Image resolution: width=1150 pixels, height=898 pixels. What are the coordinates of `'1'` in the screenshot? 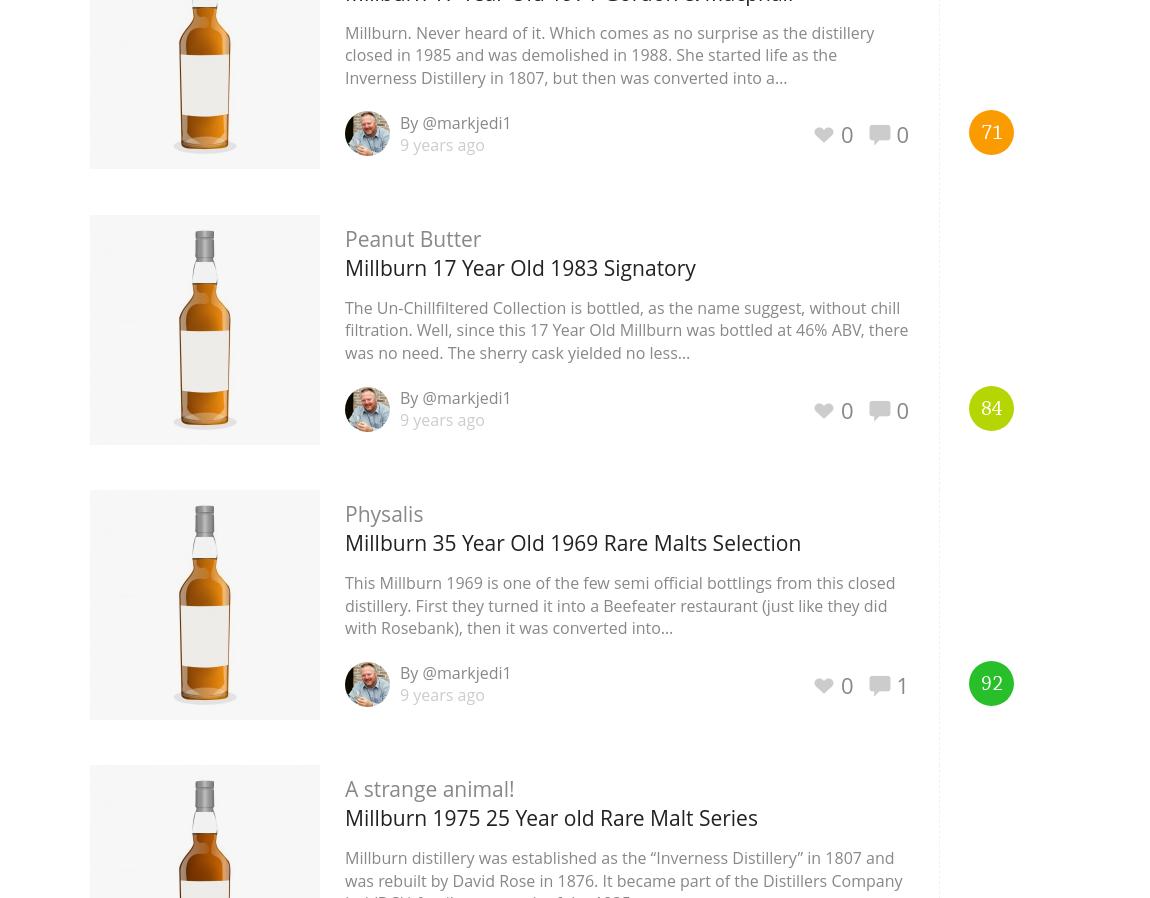 It's located at (902, 684).